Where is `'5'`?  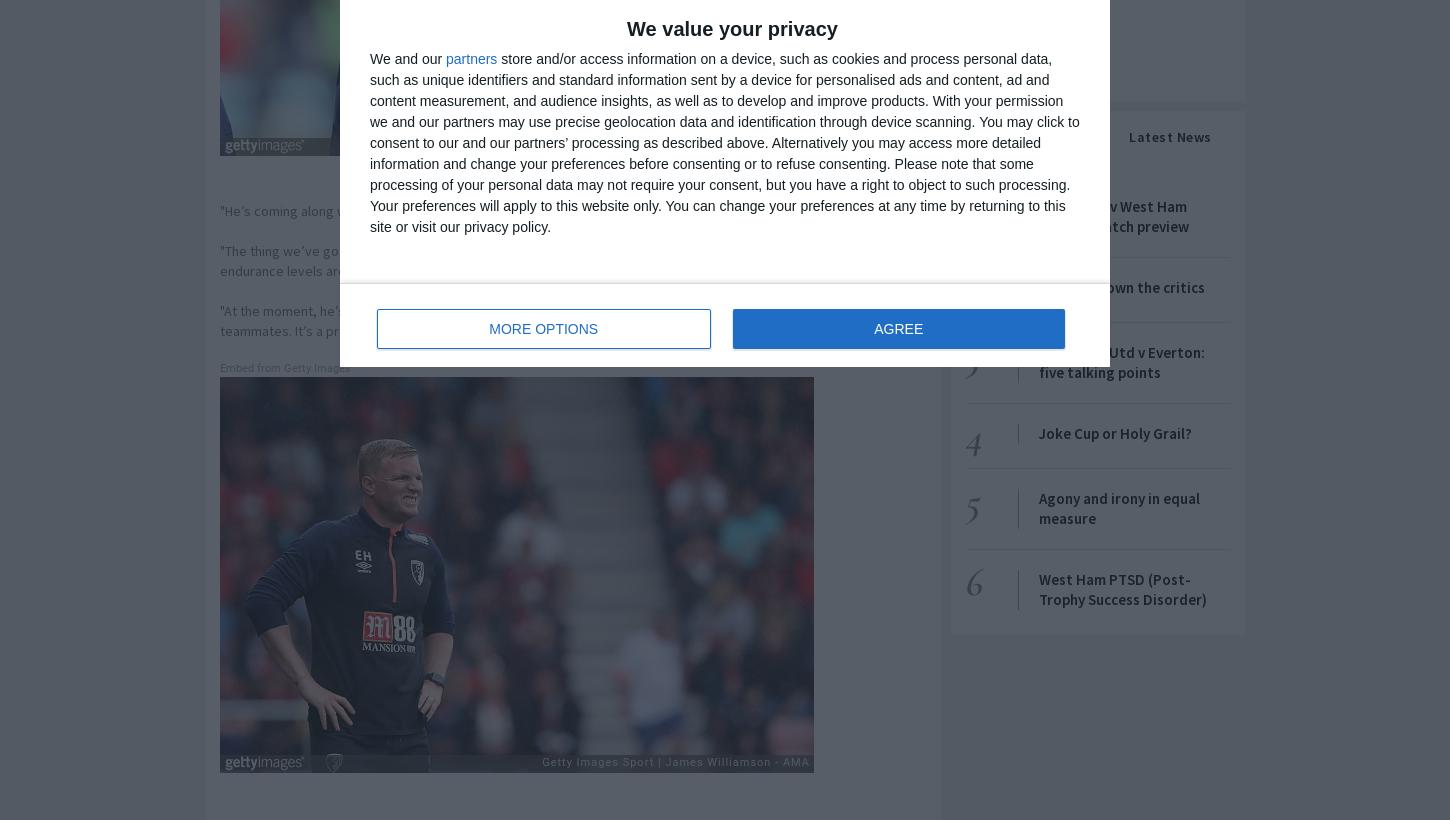
'5' is located at coordinates (963, 500).